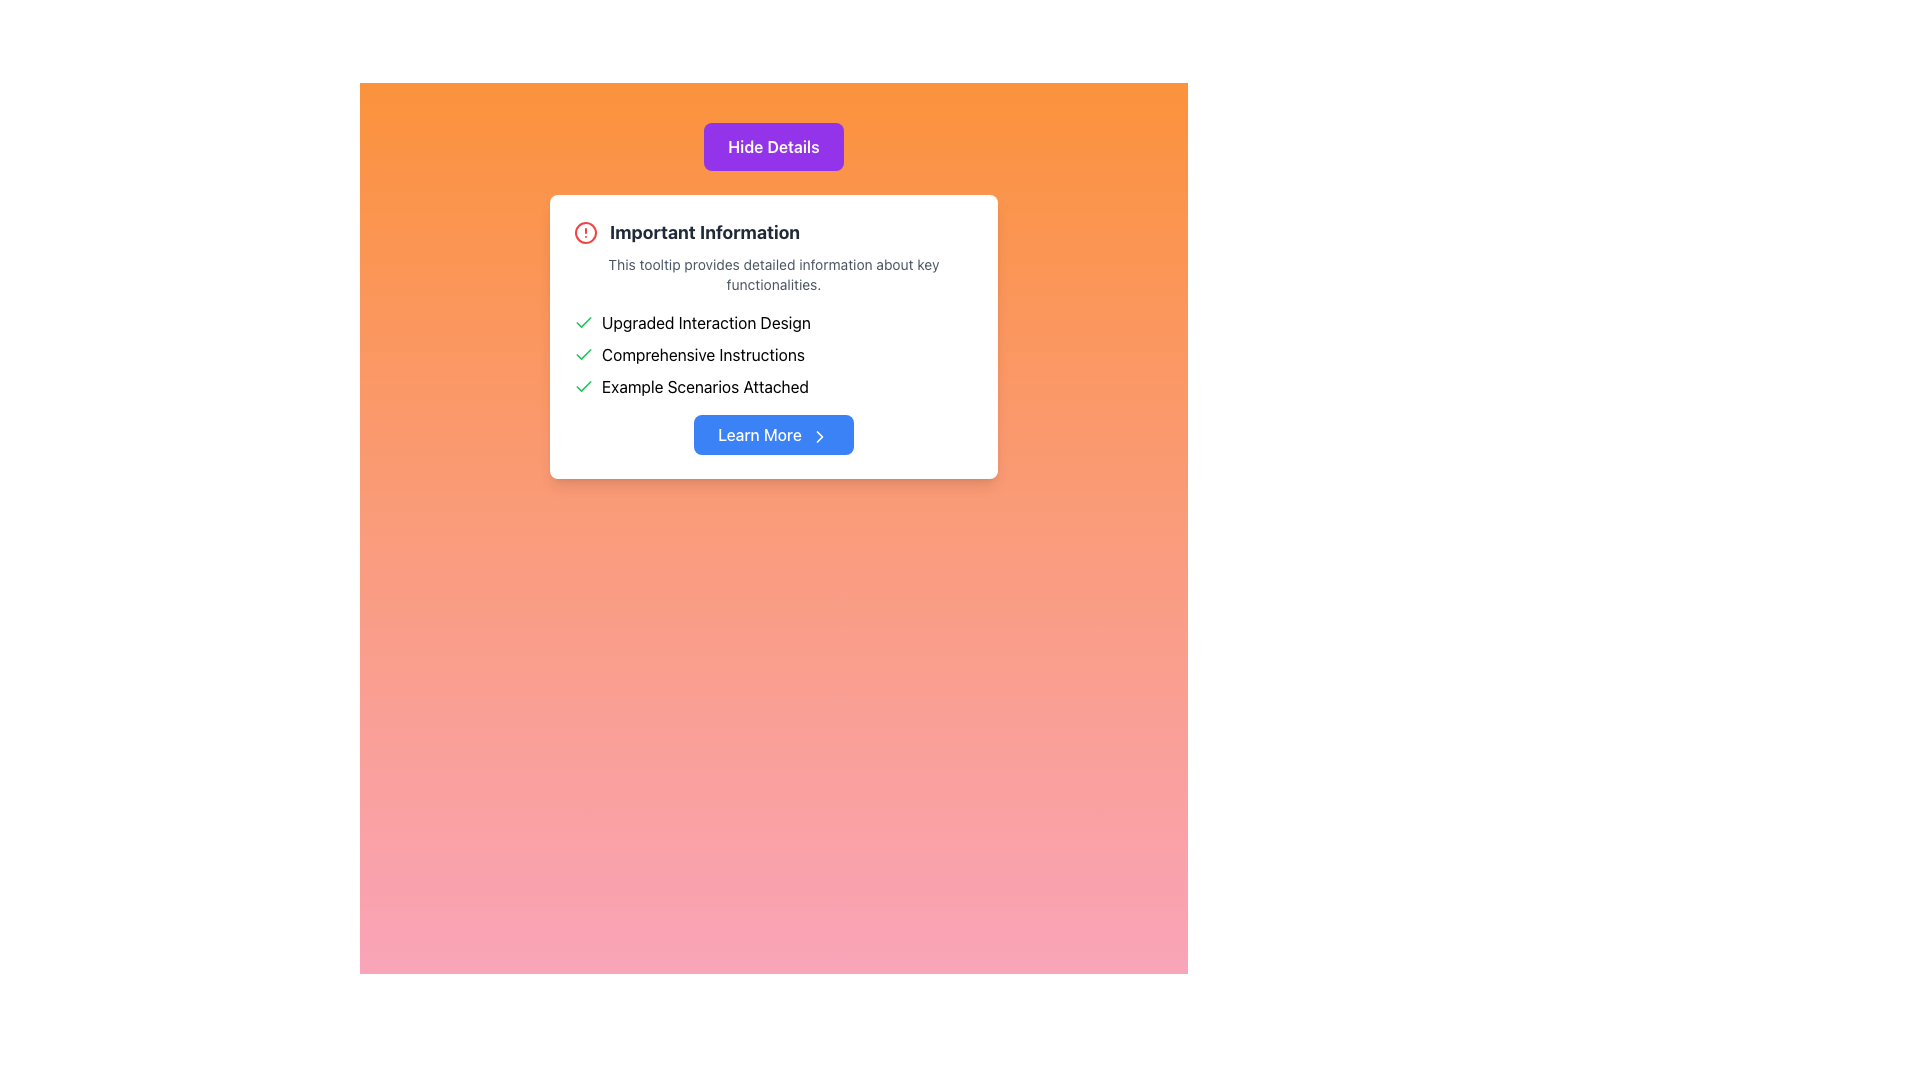 Image resolution: width=1920 pixels, height=1080 pixels. Describe the element at coordinates (819, 435) in the screenshot. I see `the interactive icon located in the bottom-right corner of the 'Learn More' button, which suggests navigation or progression after the text 'Learn More'` at that location.